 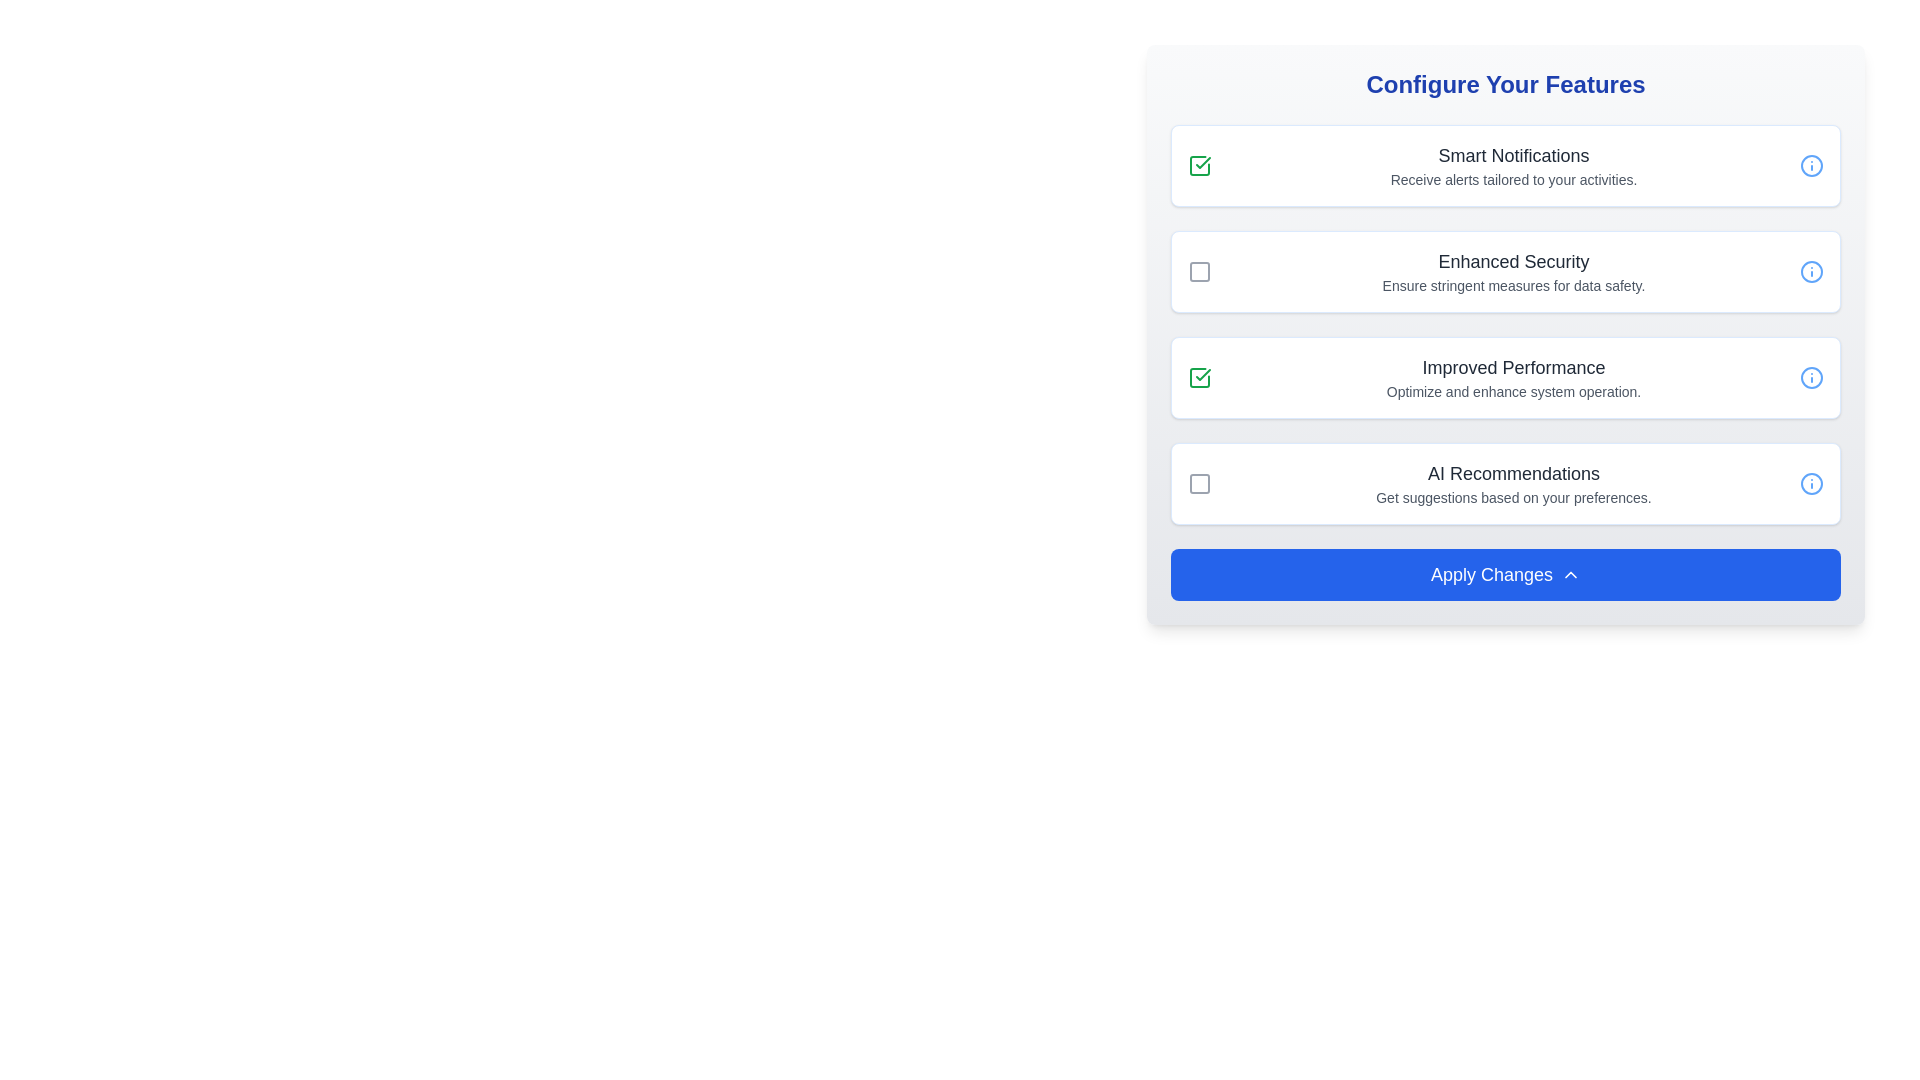 What do you see at coordinates (1506, 272) in the screenshot?
I see `the checkbox in the 'Enhanced Security' feature option section` at bounding box center [1506, 272].